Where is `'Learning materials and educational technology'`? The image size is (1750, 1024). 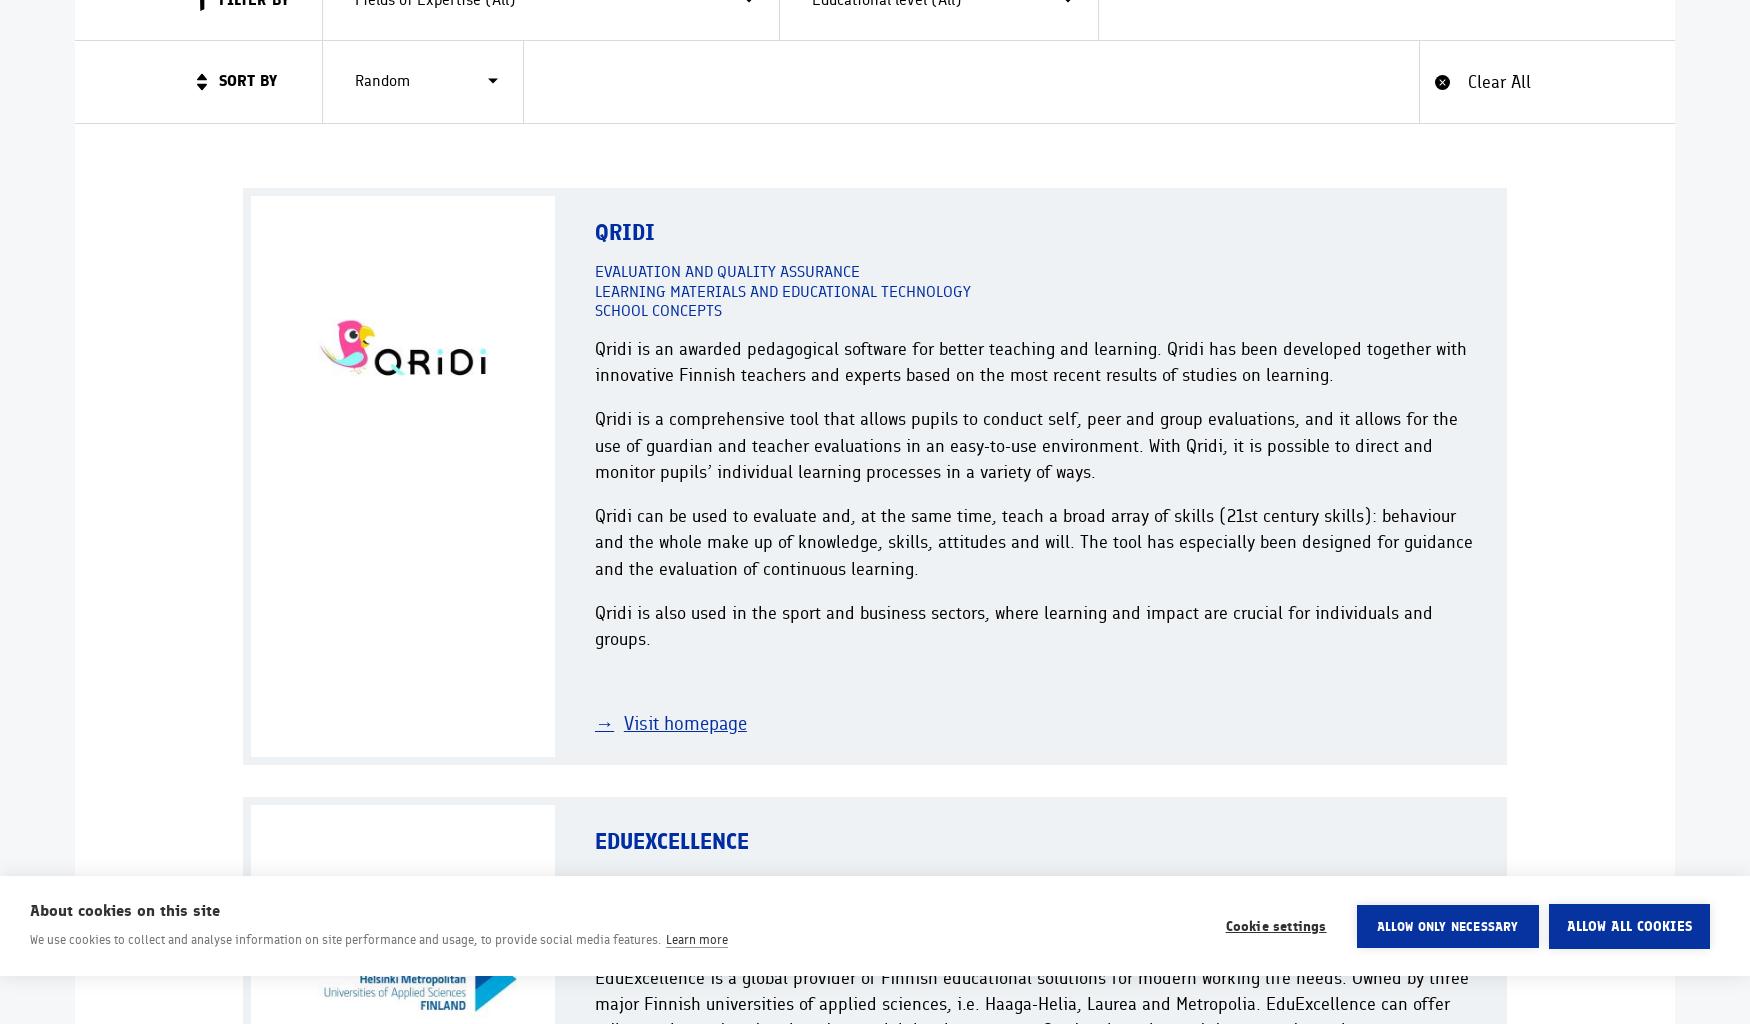 'Learning materials and educational technology' is located at coordinates (781, 290).